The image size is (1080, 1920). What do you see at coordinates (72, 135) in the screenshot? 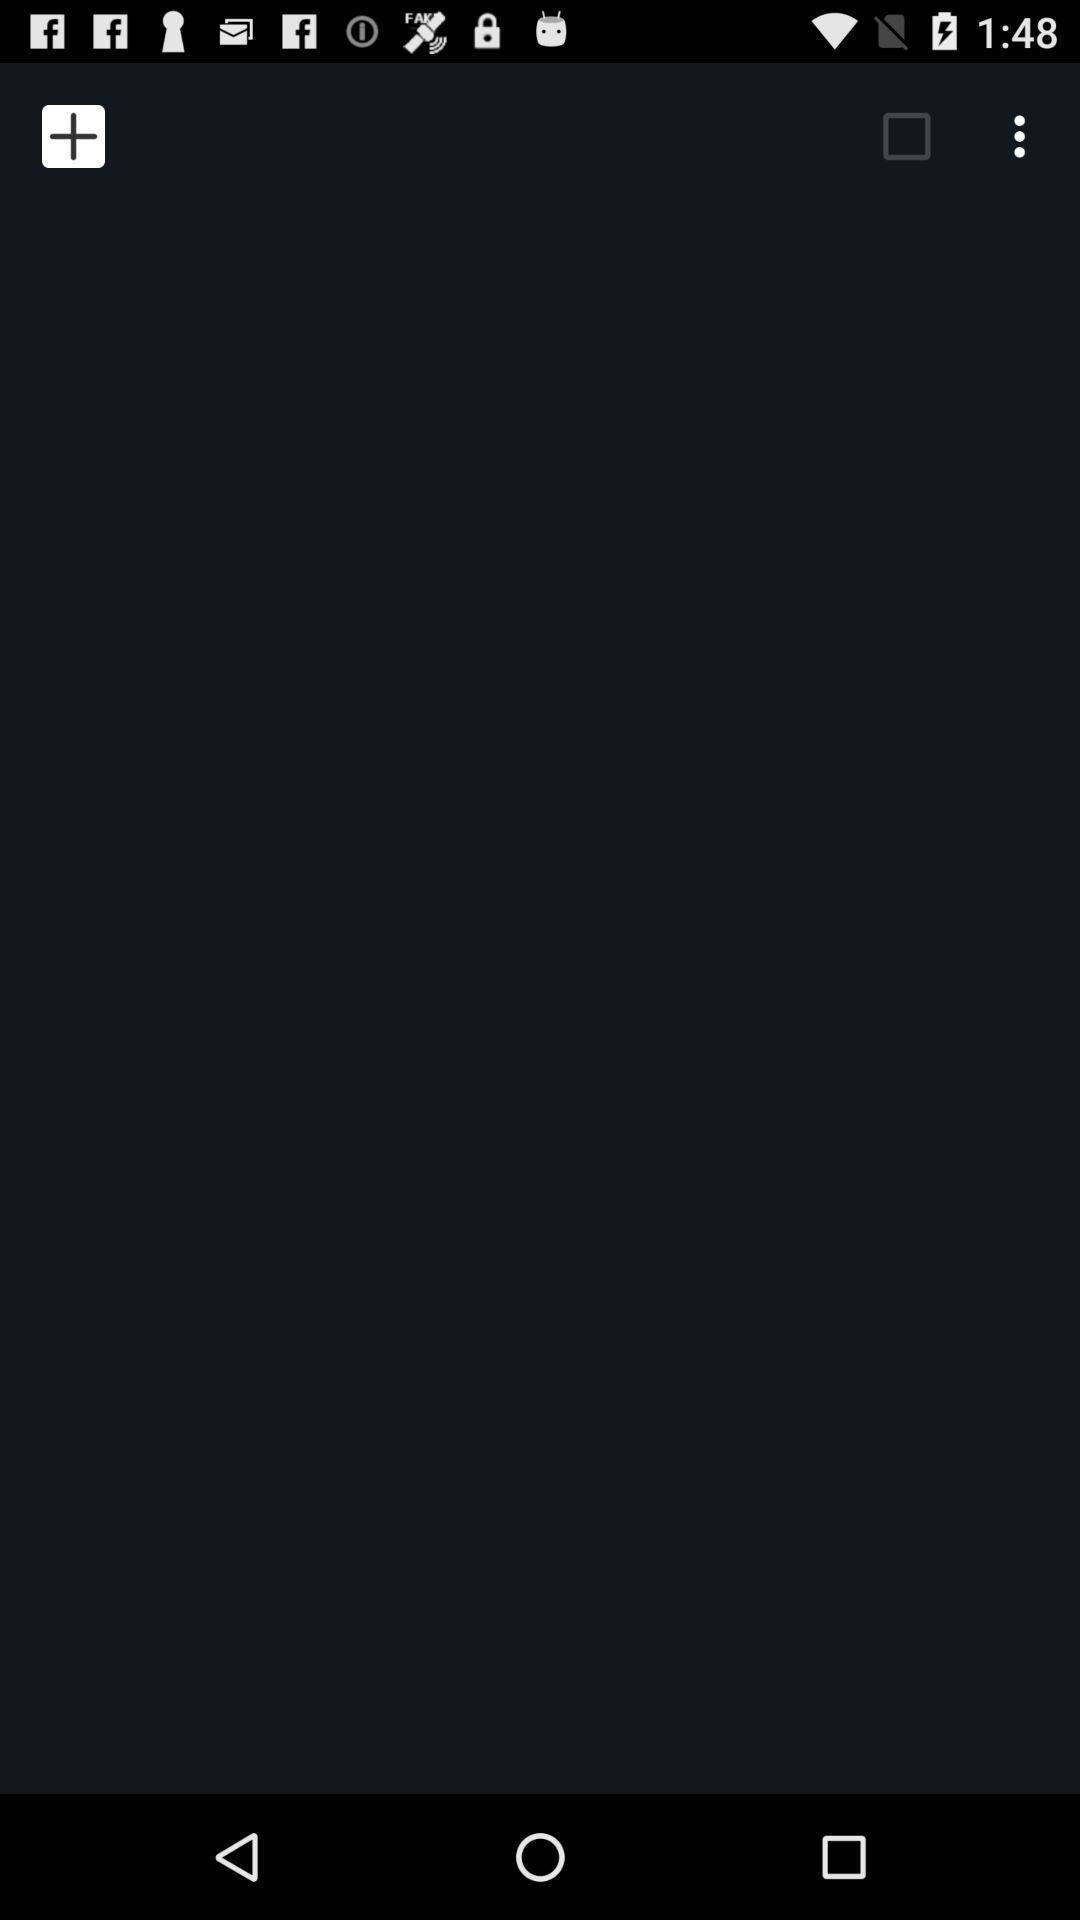
I see `item at the top left corner` at bounding box center [72, 135].